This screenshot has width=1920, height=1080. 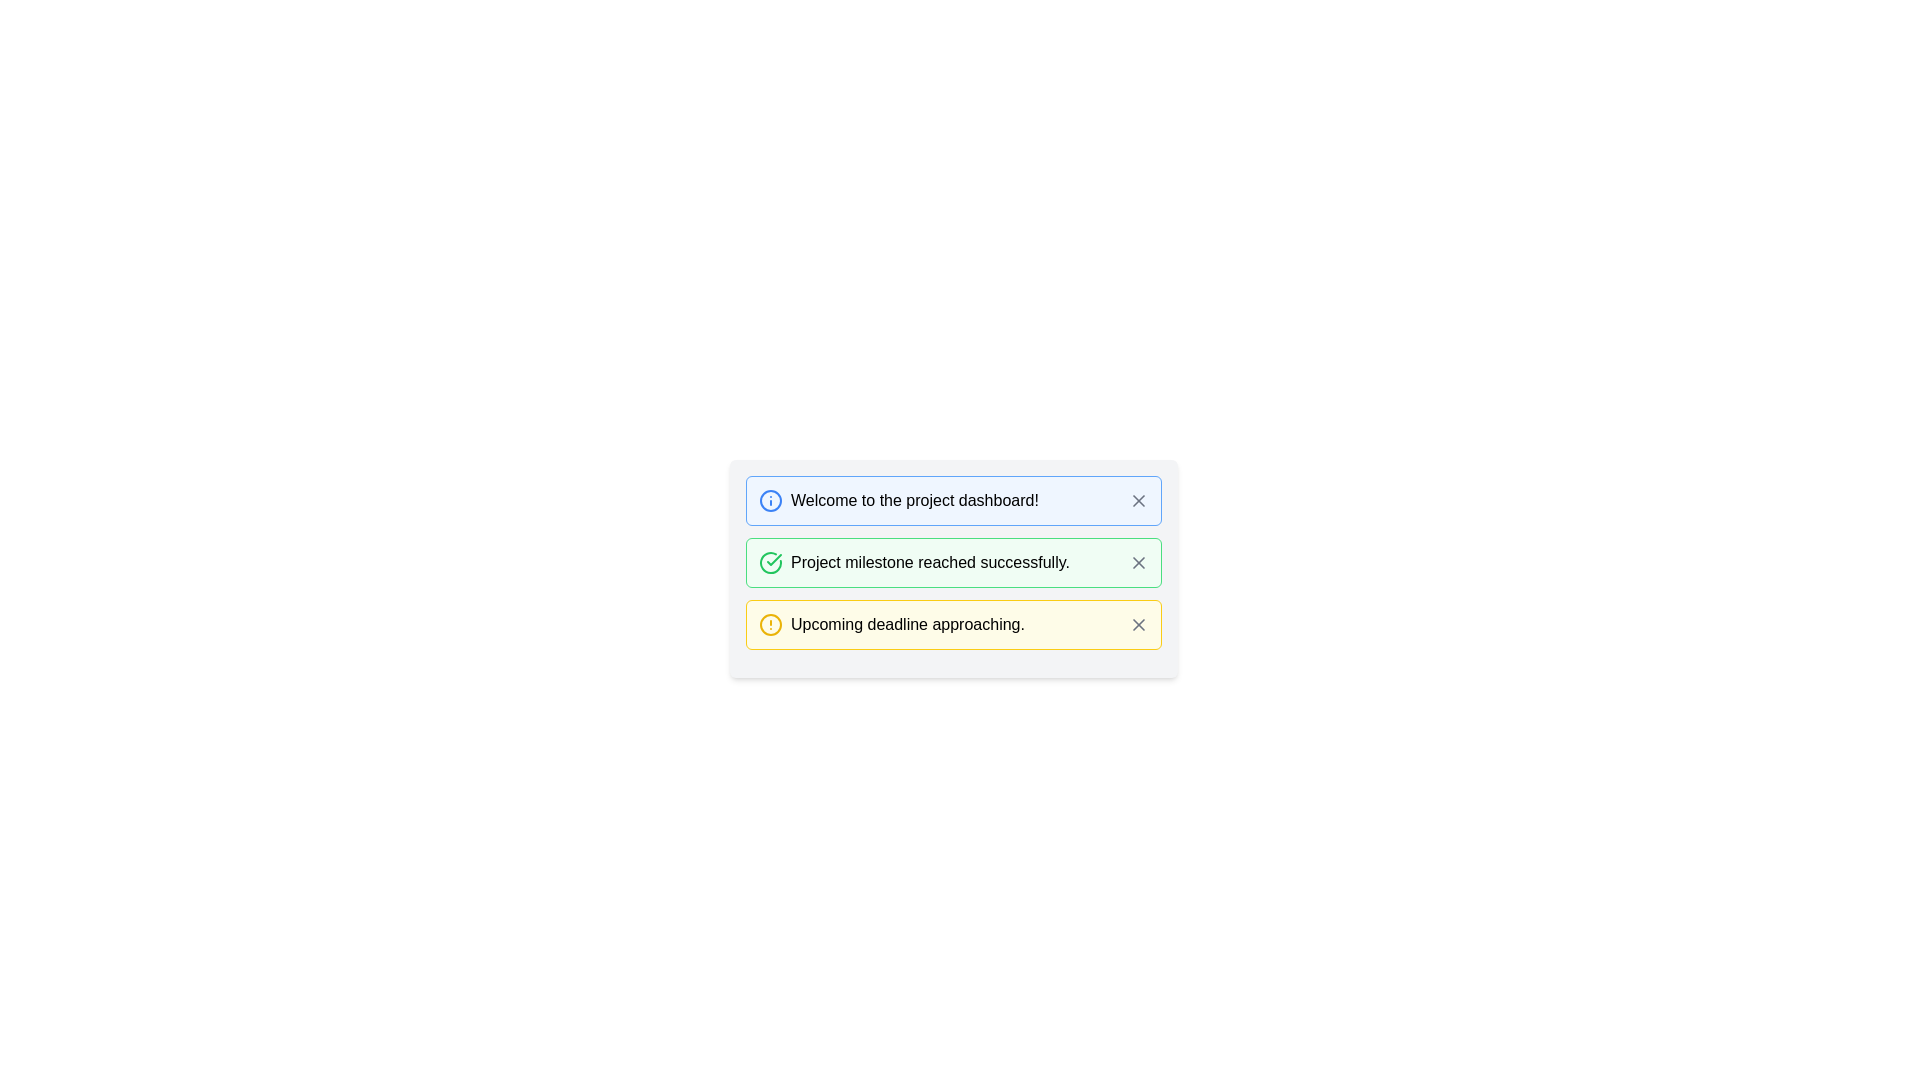 What do you see at coordinates (891, 623) in the screenshot?
I see `the text label with icon that communicates a notification about an approaching deadline, located in the third card of a vertically stacked series of notifications, centered horizontally within a yellow-highlighted card` at bounding box center [891, 623].